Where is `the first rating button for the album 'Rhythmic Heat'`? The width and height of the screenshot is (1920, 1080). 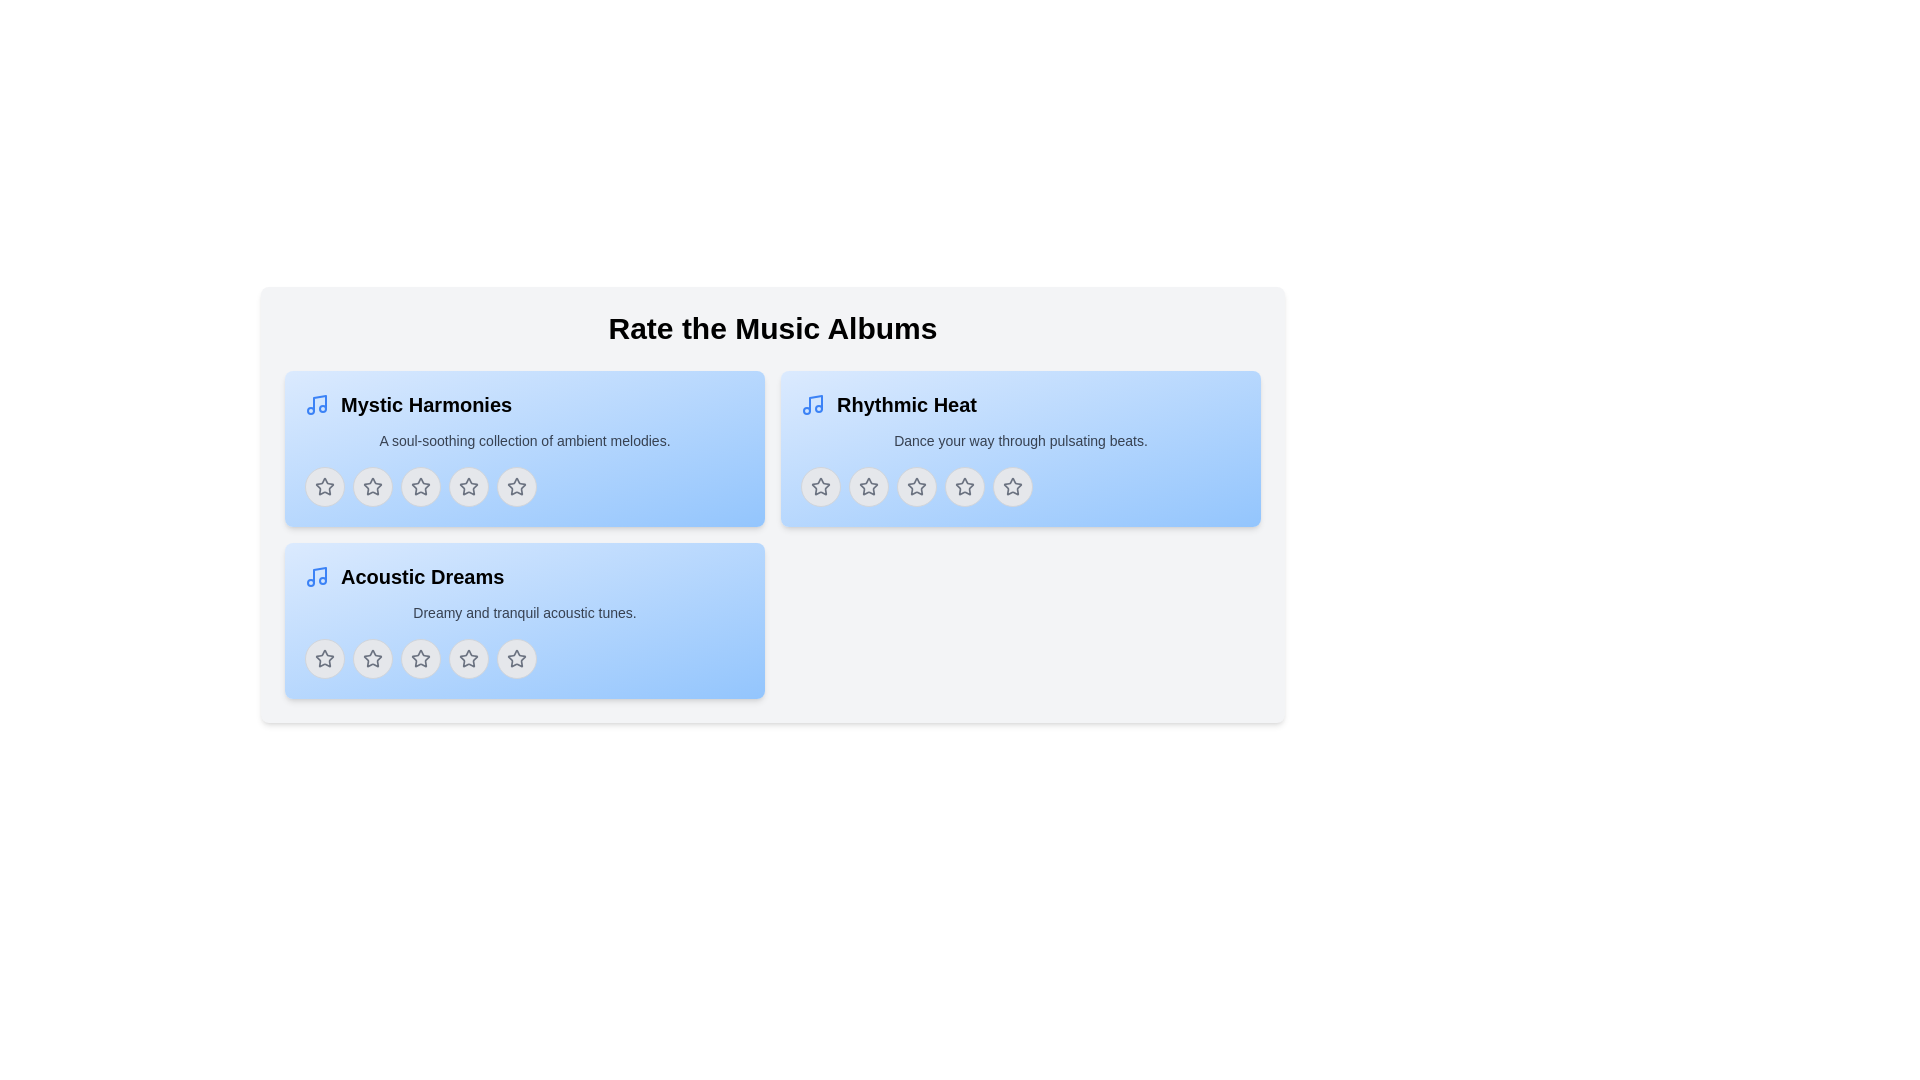 the first rating button for the album 'Rhythmic Heat' is located at coordinates (820, 486).